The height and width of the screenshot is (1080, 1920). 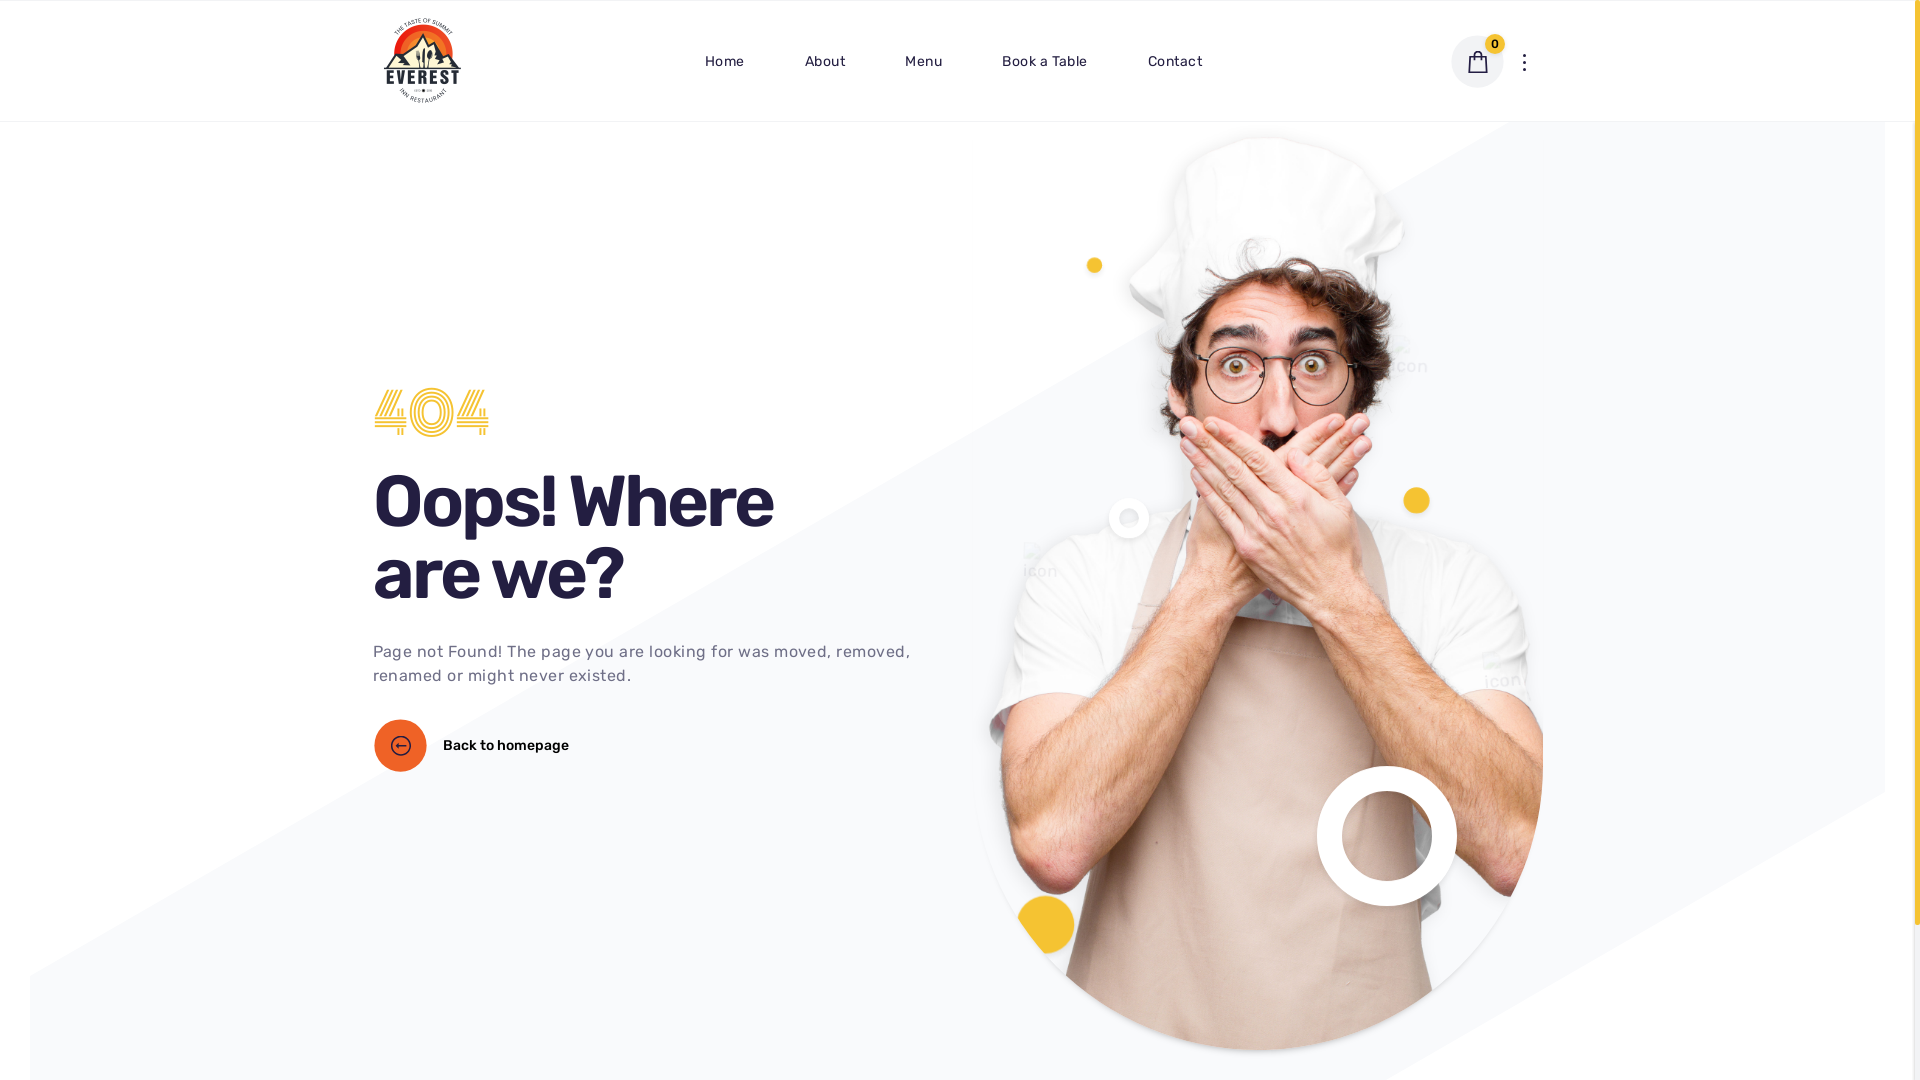 I want to click on 'About', so click(x=825, y=59).